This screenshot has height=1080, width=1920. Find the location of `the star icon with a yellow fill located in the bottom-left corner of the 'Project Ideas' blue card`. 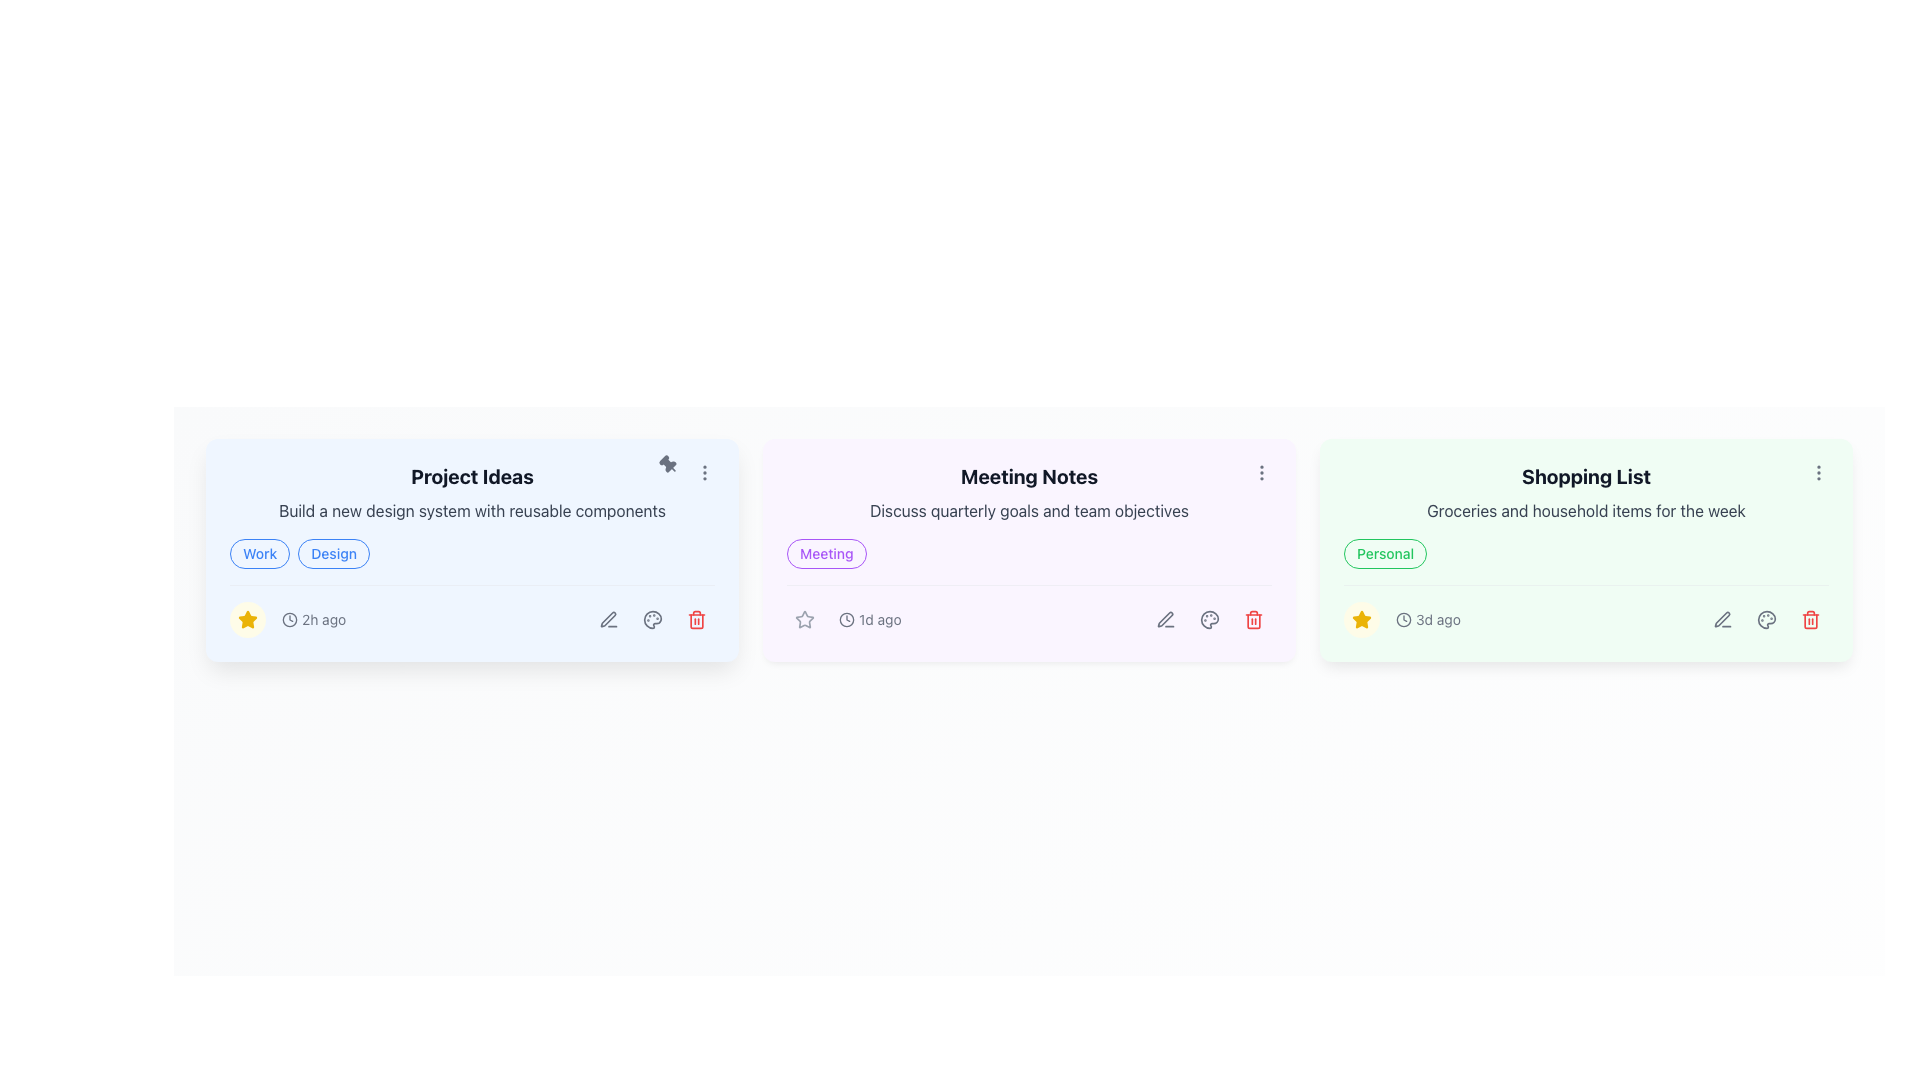

the star icon with a yellow fill located in the bottom-left corner of the 'Project Ideas' blue card is located at coordinates (1361, 619).